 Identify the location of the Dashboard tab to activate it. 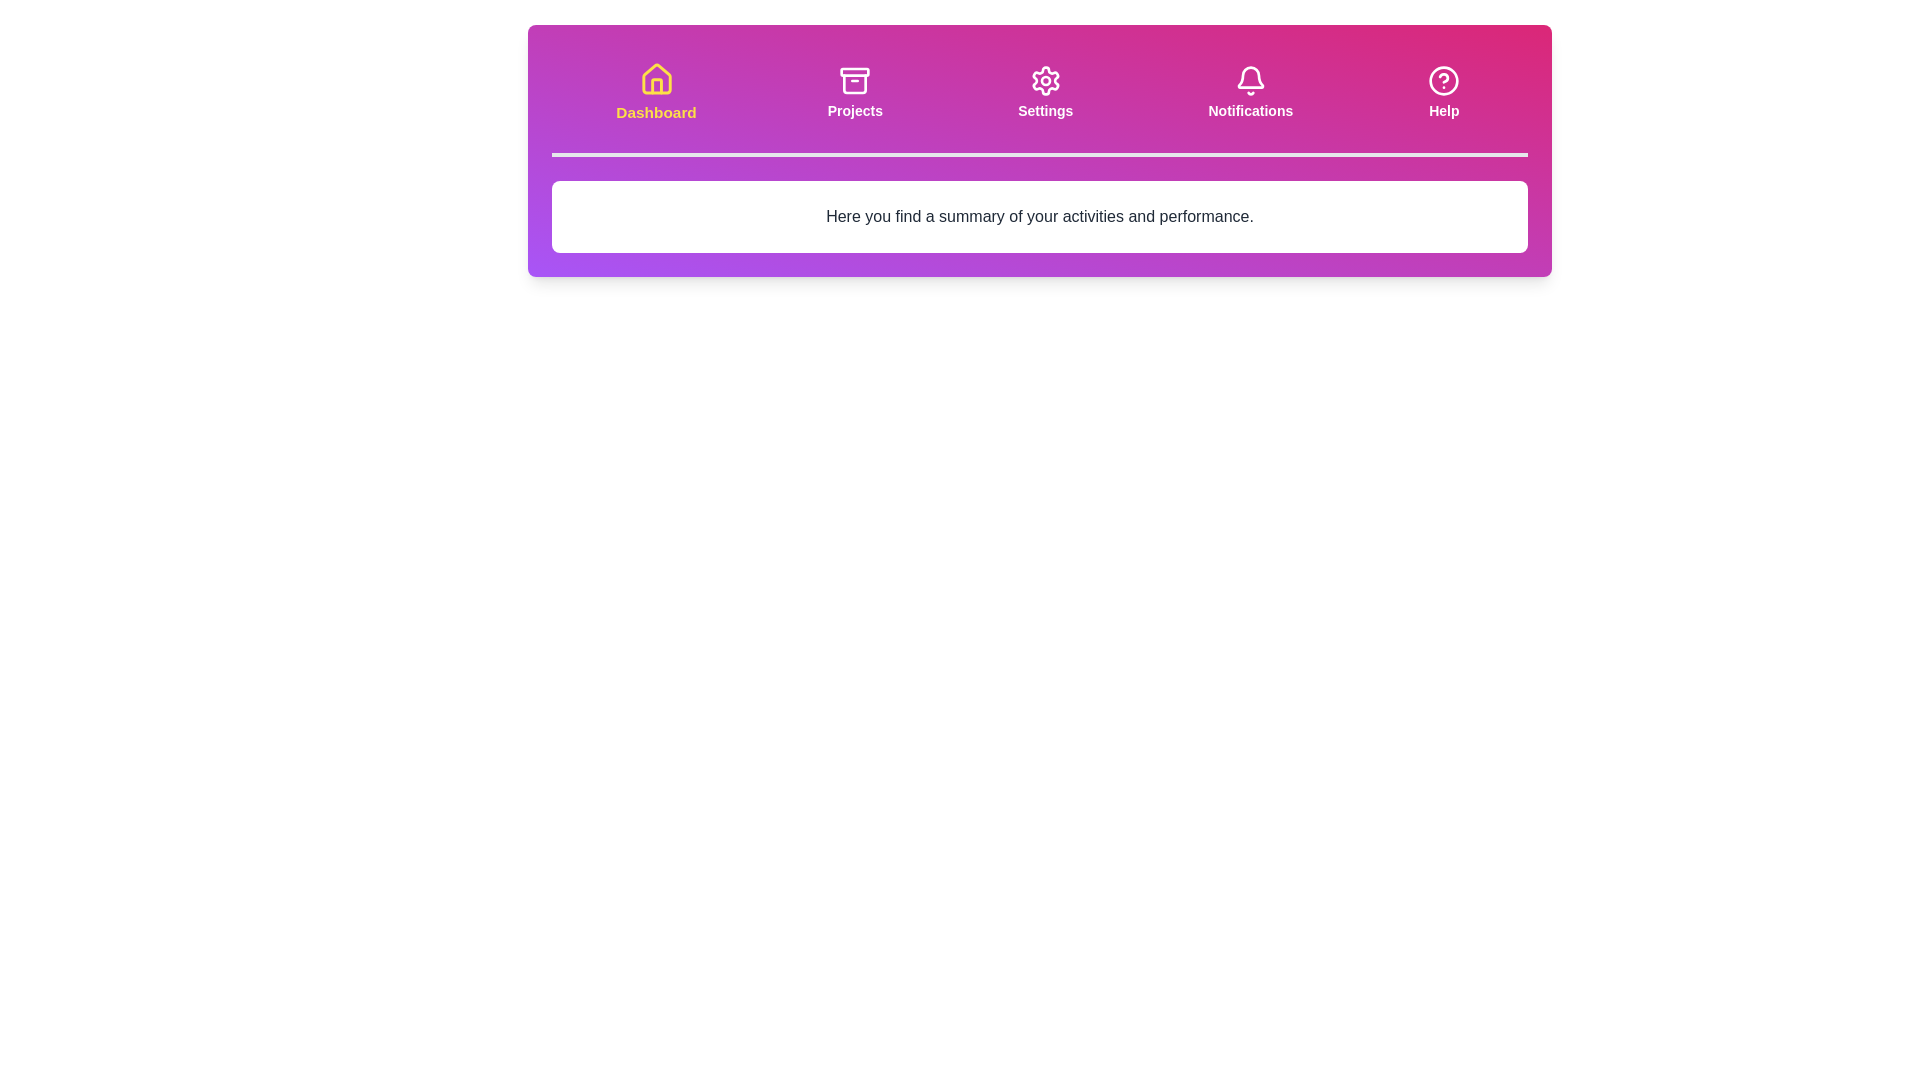
(656, 92).